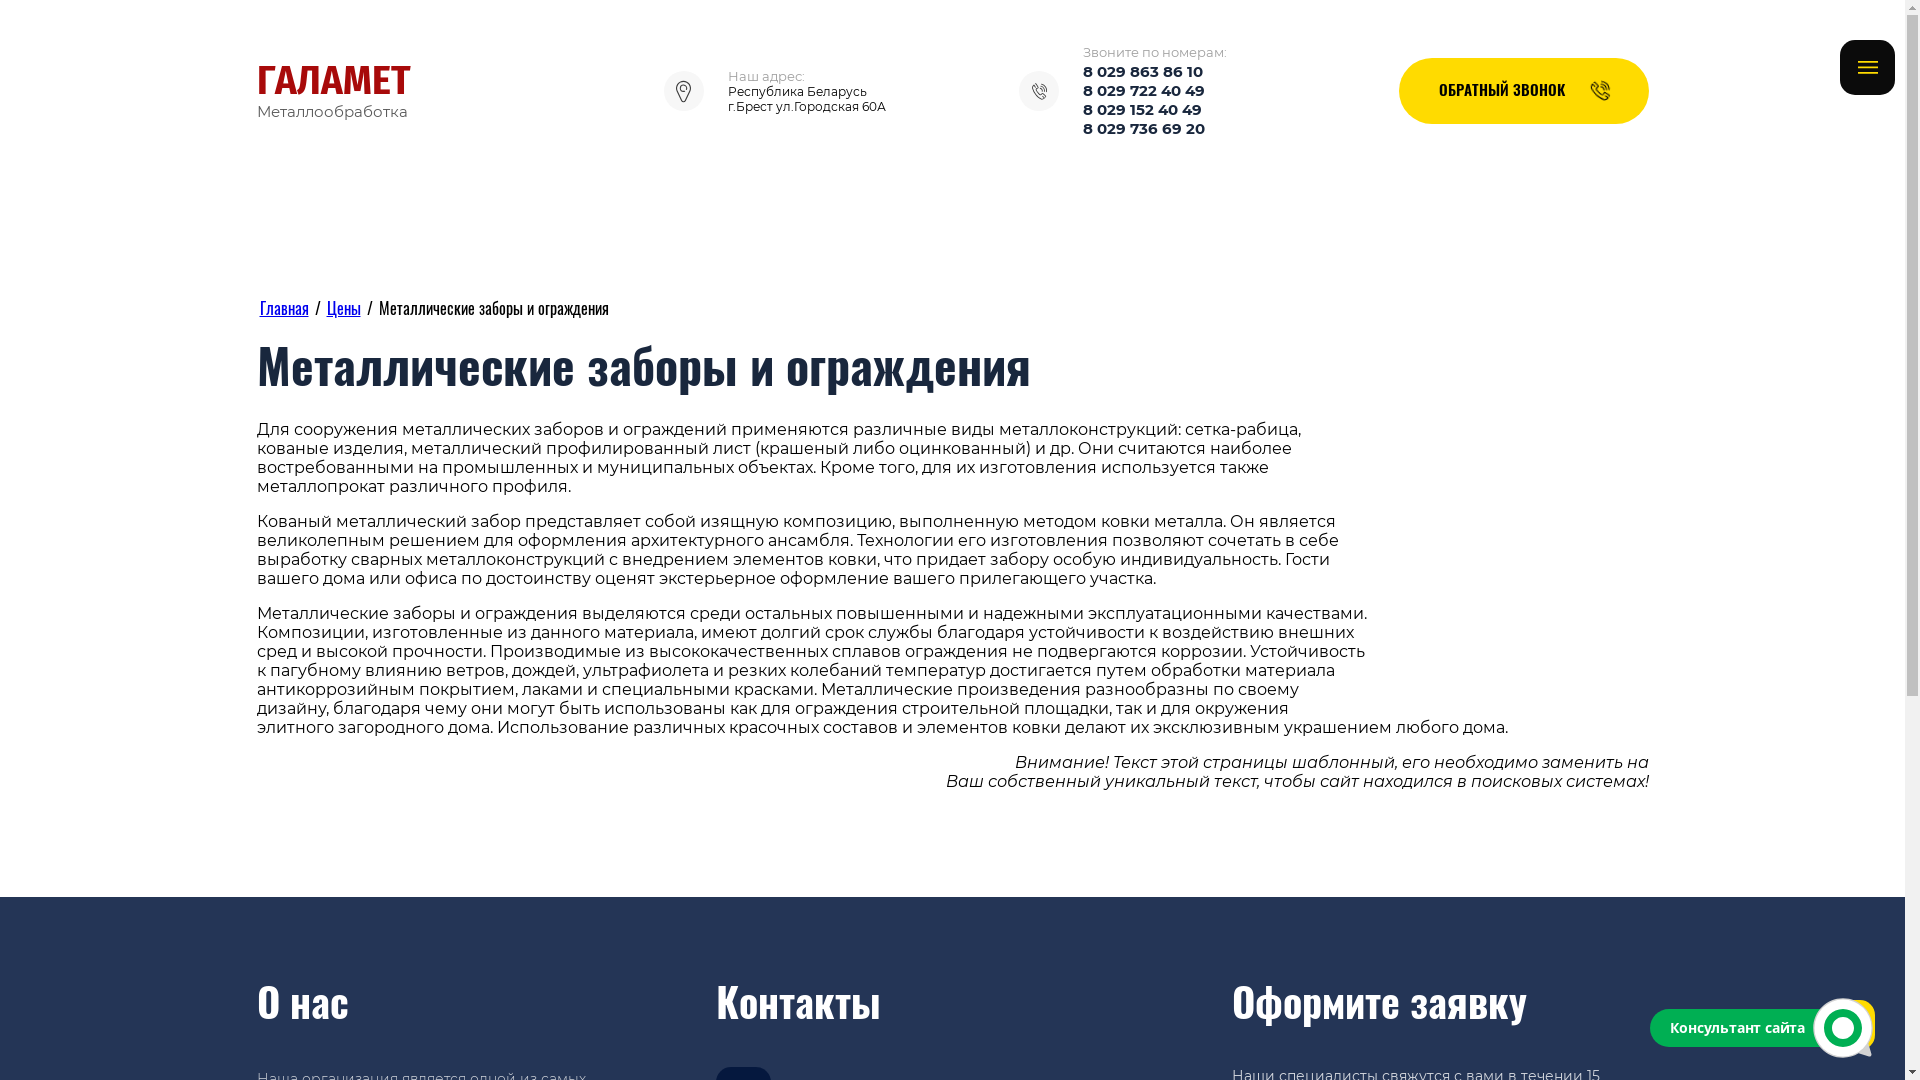  Describe the element at coordinates (1143, 90) in the screenshot. I see `'8 029 722 40 49'` at that location.